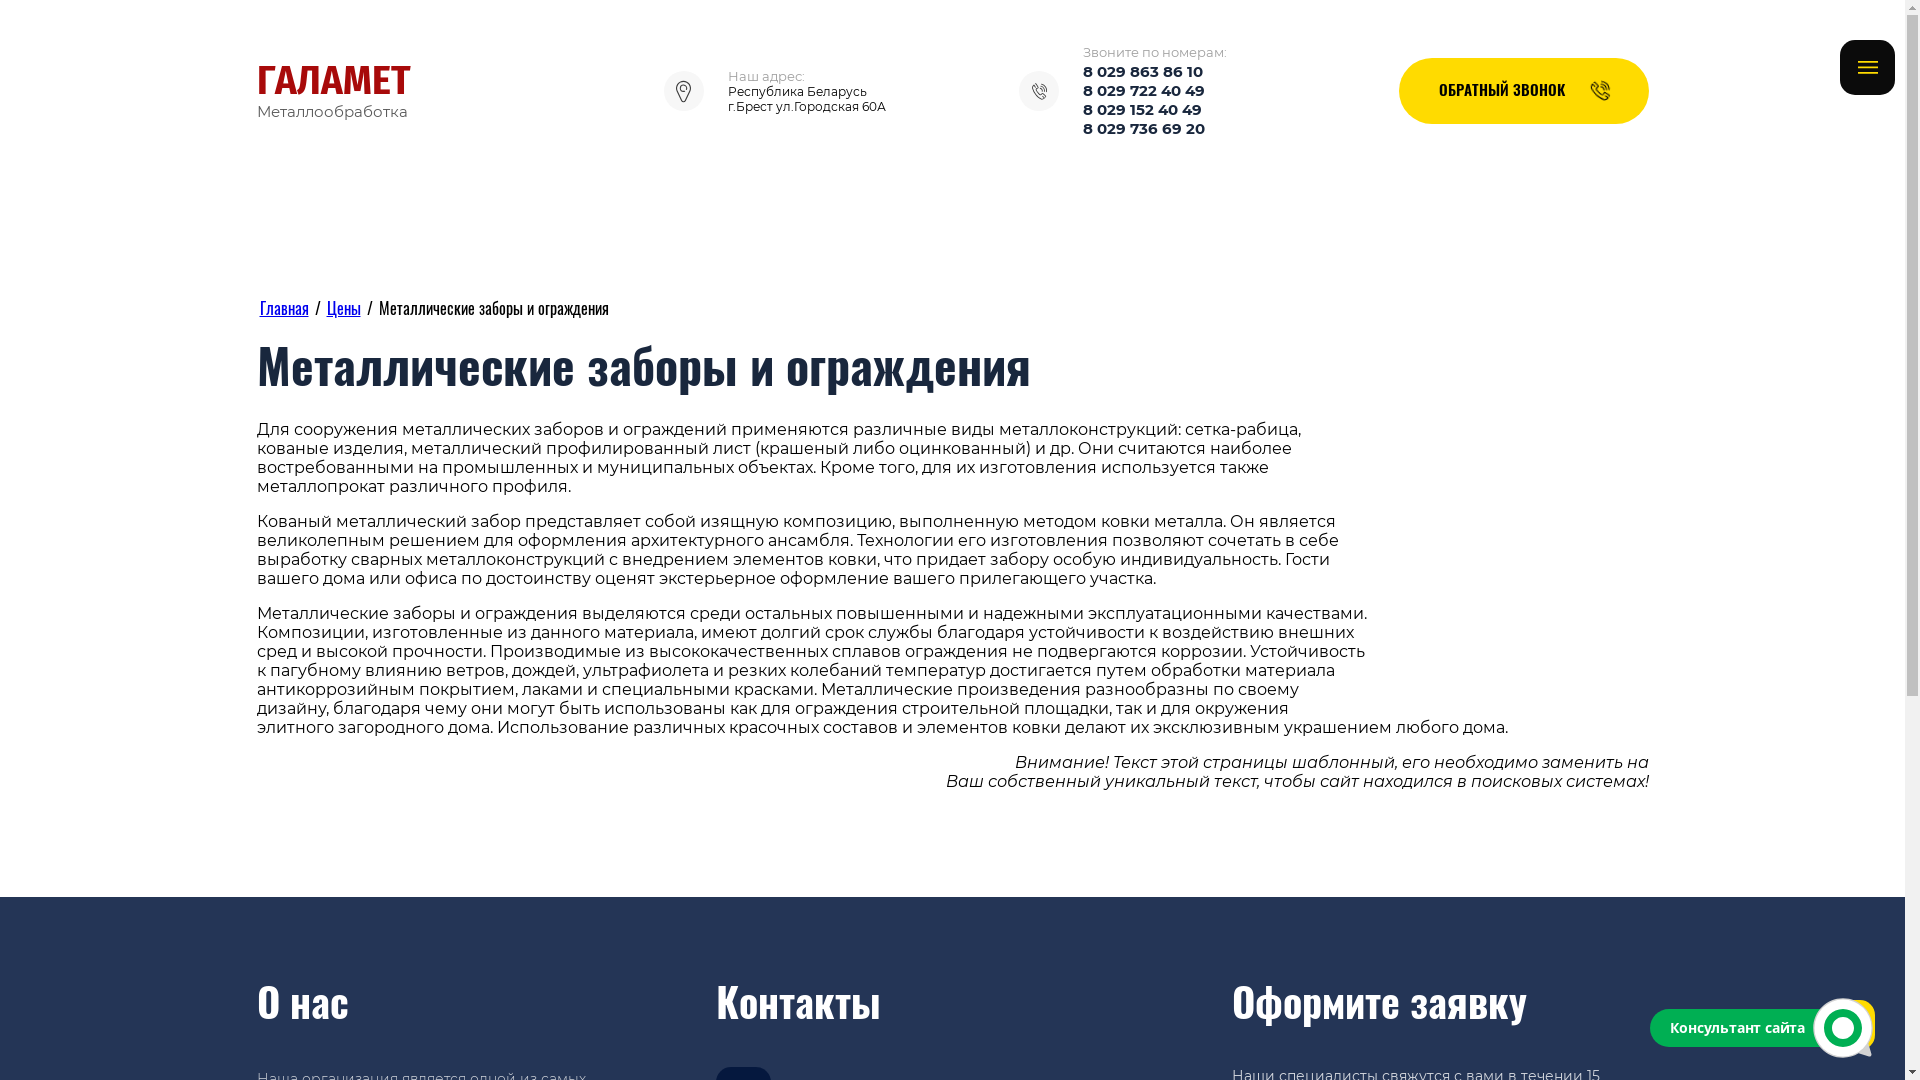  Describe the element at coordinates (1143, 90) in the screenshot. I see `'8 029 722 40 49'` at that location.